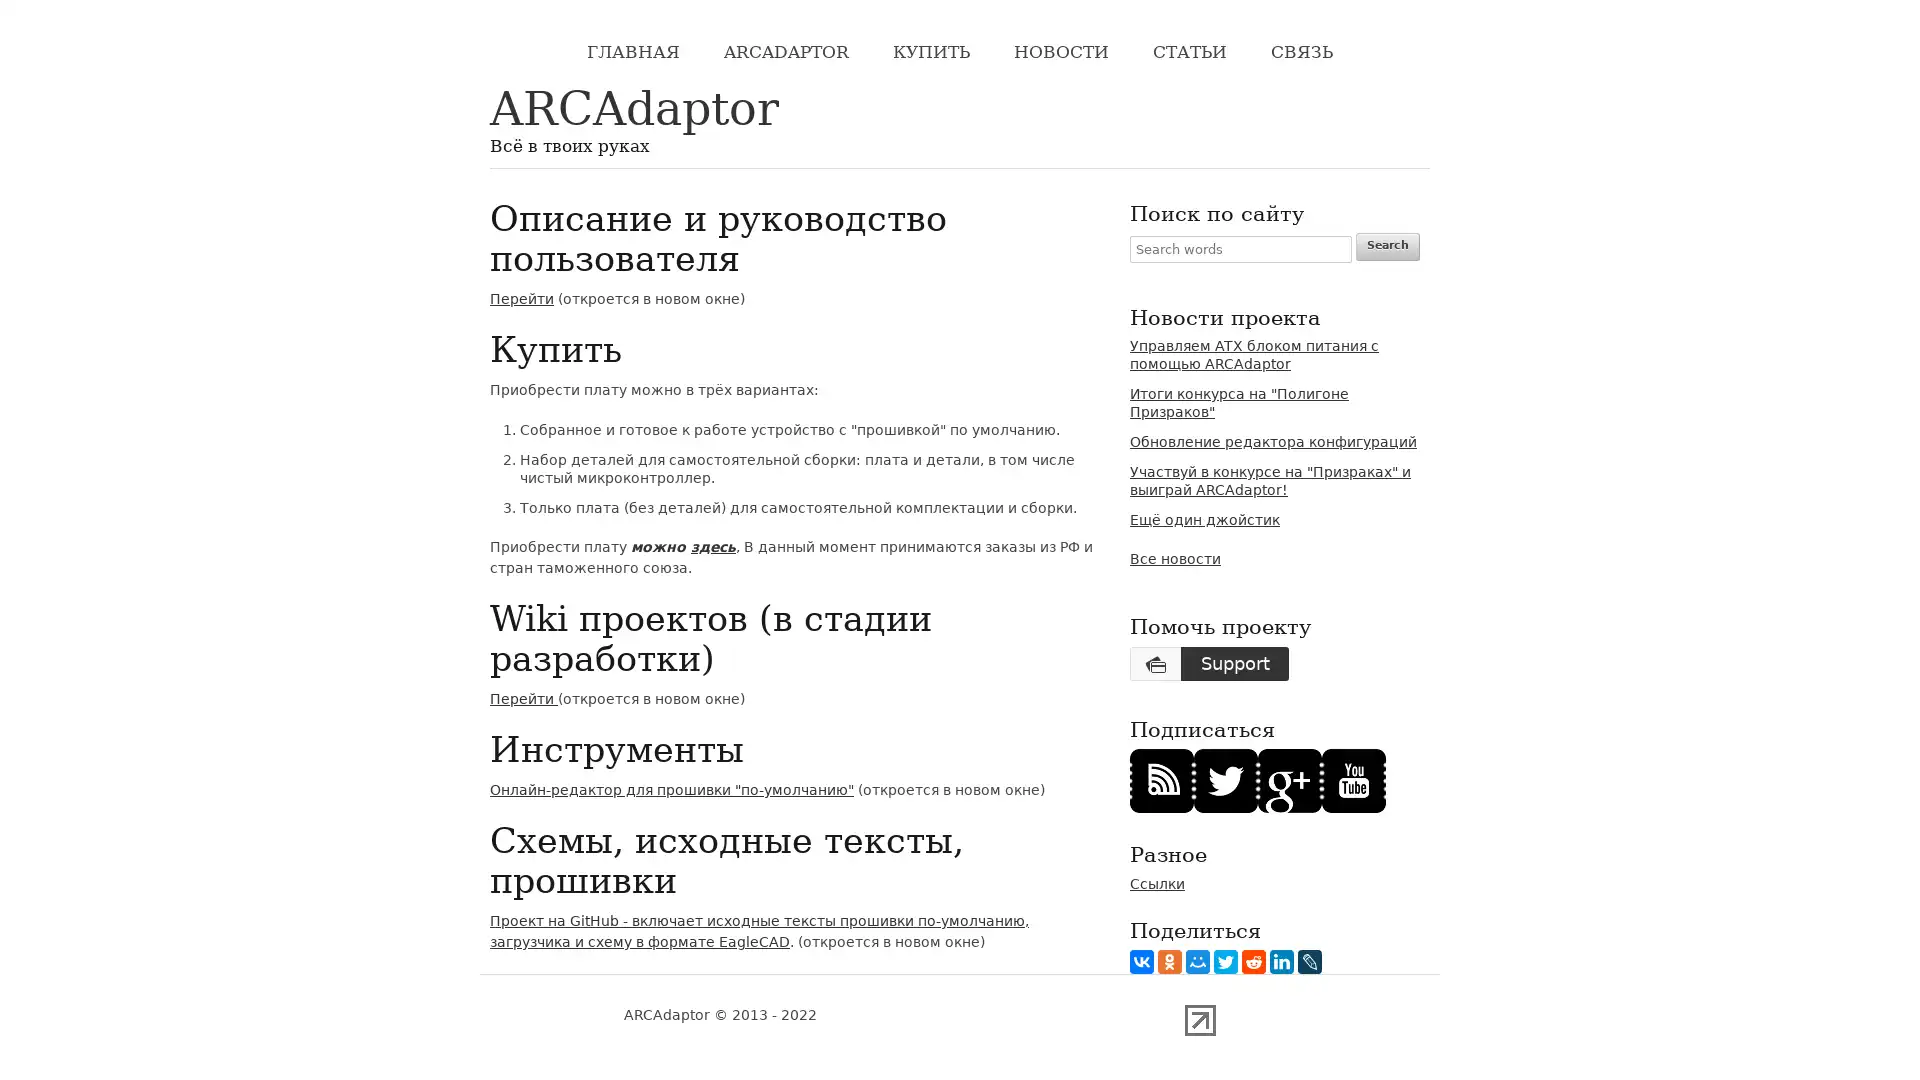  What do you see at coordinates (1386, 245) in the screenshot?
I see `Search` at bounding box center [1386, 245].